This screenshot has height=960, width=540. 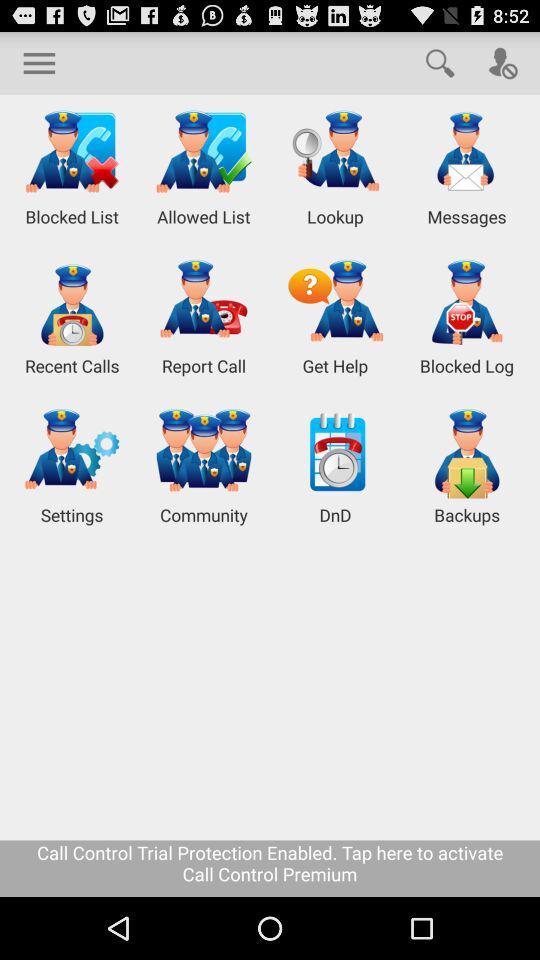 I want to click on the follow icon, so click(x=502, y=67).